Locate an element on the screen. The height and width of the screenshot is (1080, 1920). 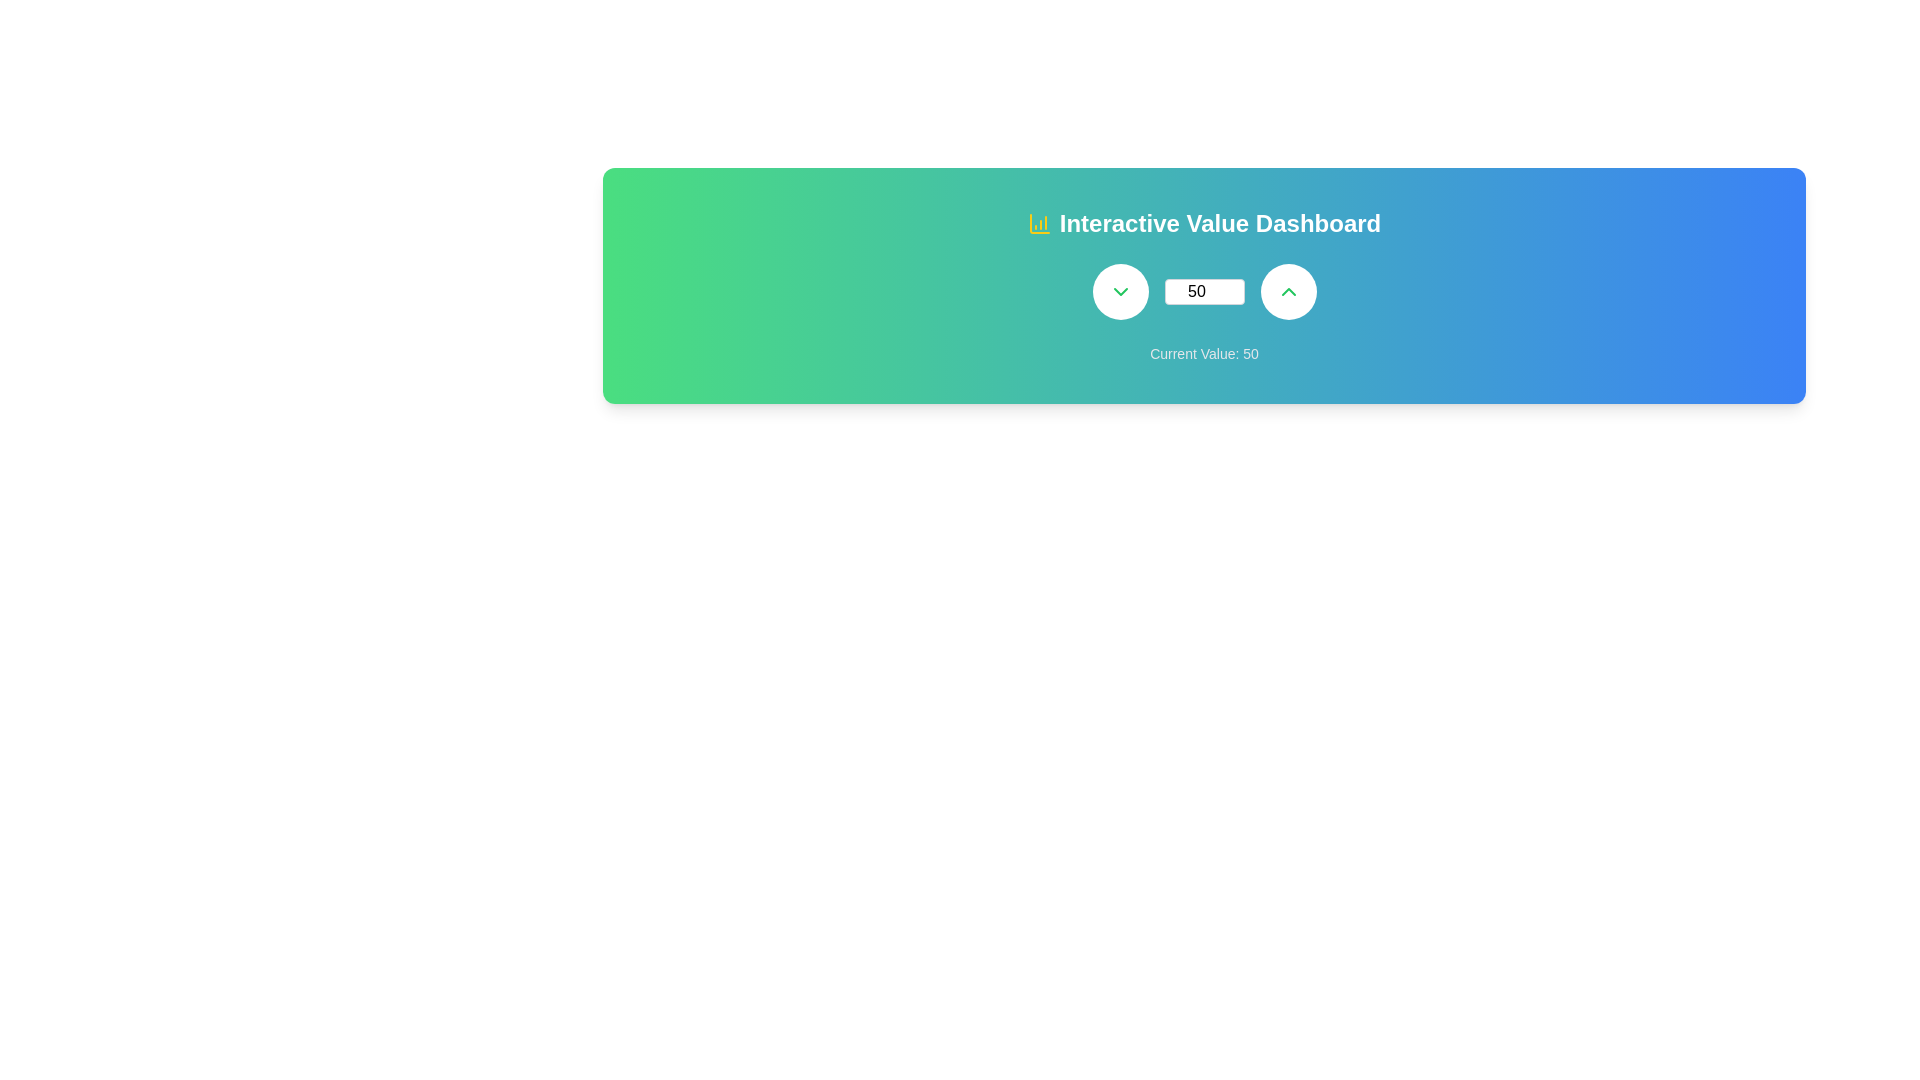
the circular white button with a green chevron-down icon, which is the first button in a group of three horizontally arranged in the middle of a gradient header bar, to trigger the hover effect is located at coordinates (1120, 292).